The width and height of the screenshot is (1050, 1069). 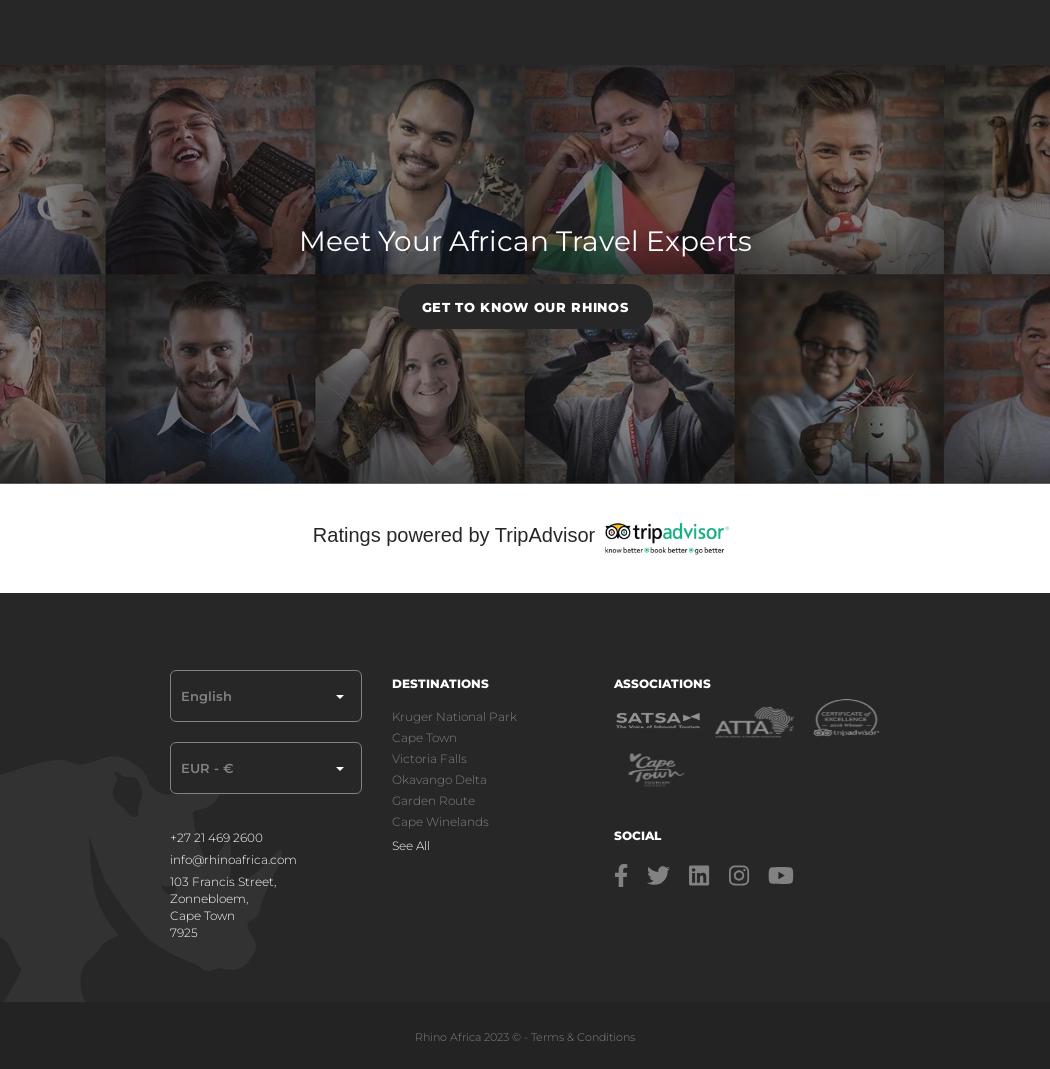 What do you see at coordinates (453, 534) in the screenshot?
I see `'Ratings powered by TripAdvisor'` at bounding box center [453, 534].